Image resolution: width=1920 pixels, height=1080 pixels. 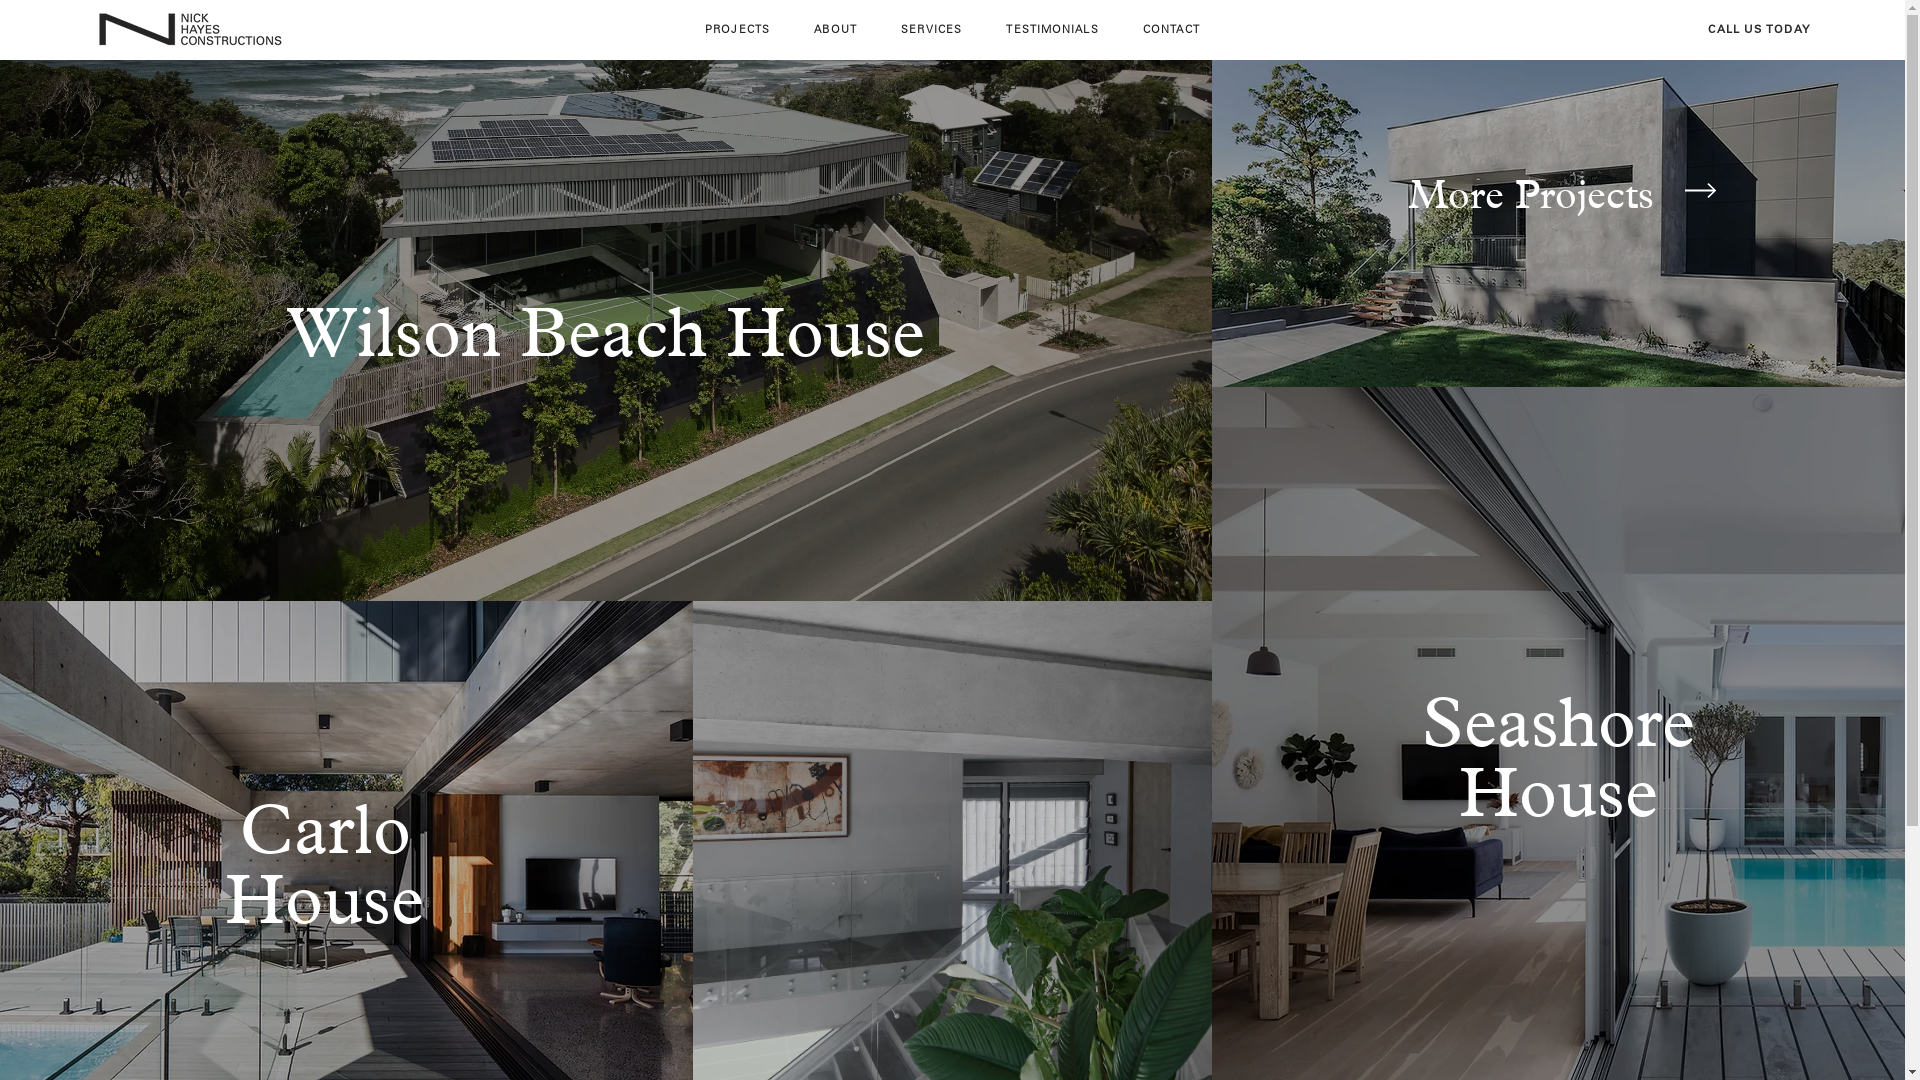 I want to click on 'ABOUT', so click(x=835, y=29).